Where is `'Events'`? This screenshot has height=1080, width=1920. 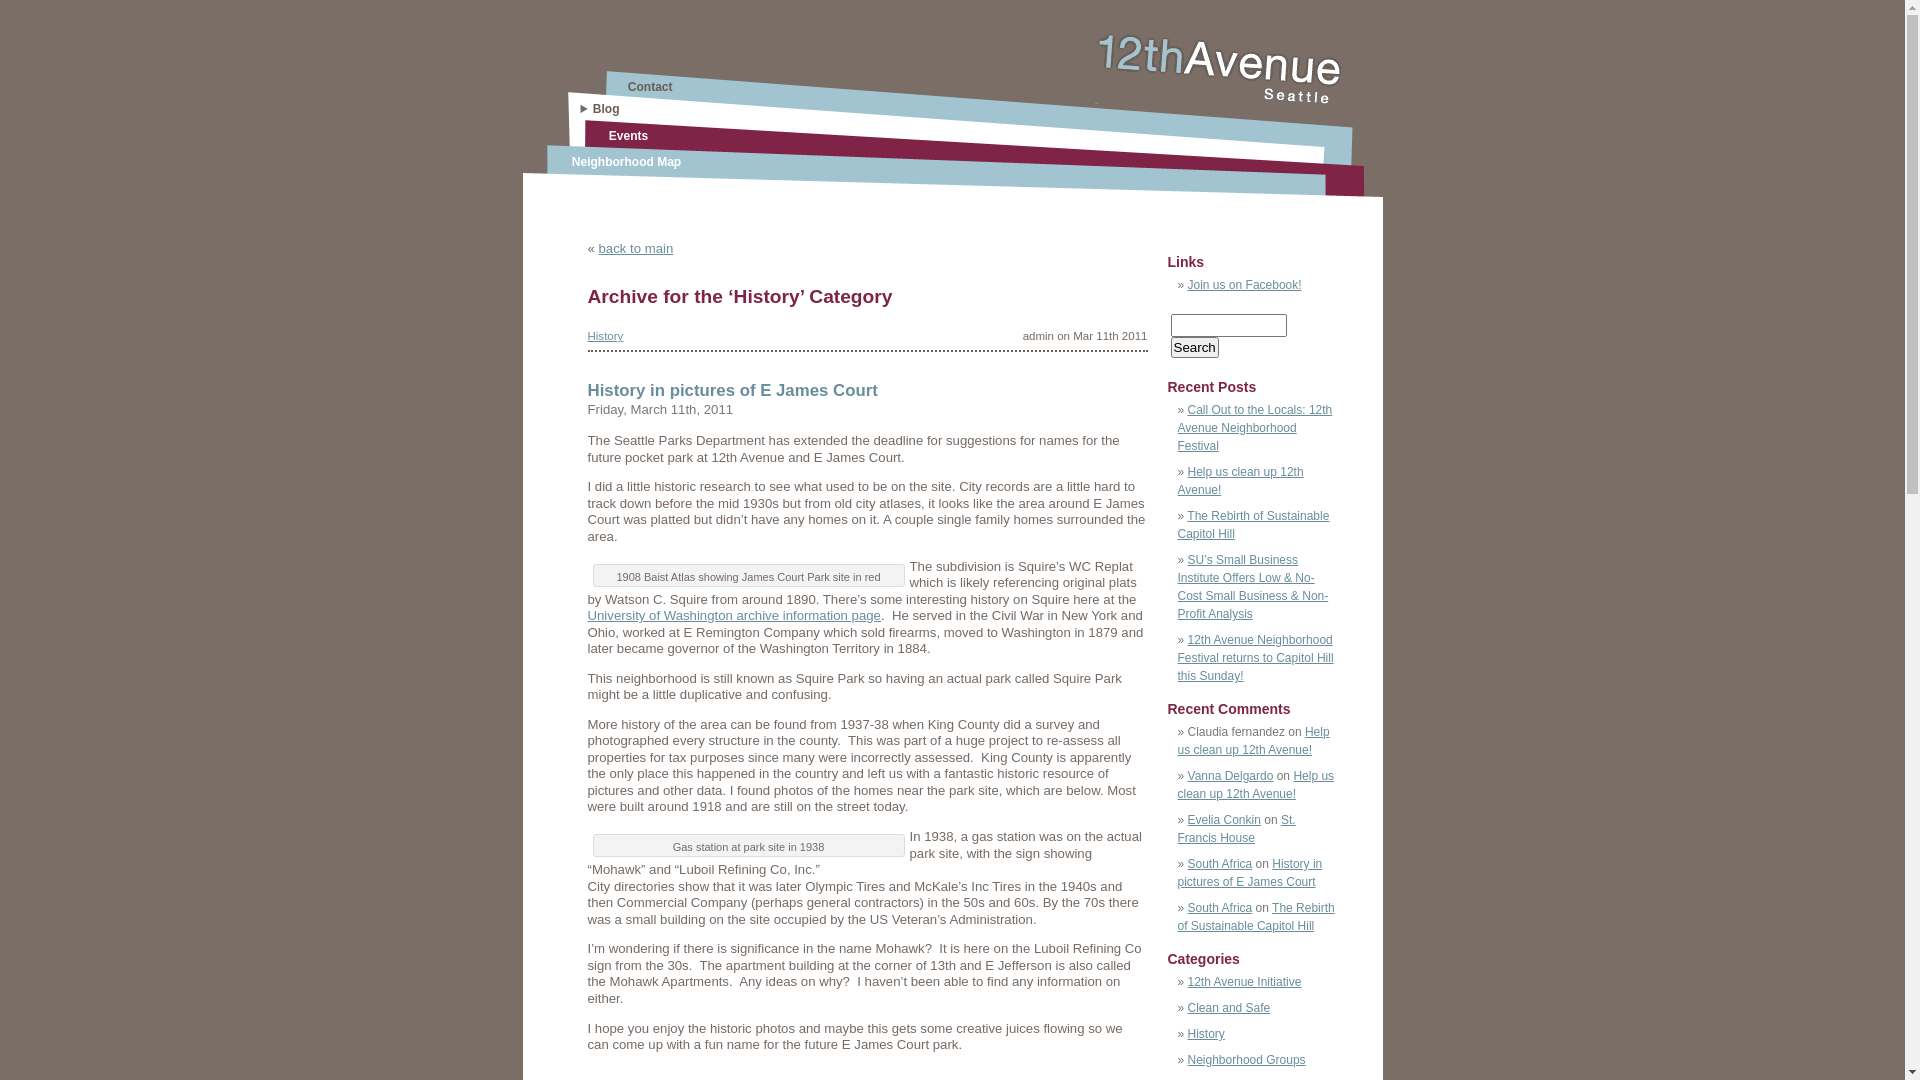 'Events' is located at coordinates (627, 135).